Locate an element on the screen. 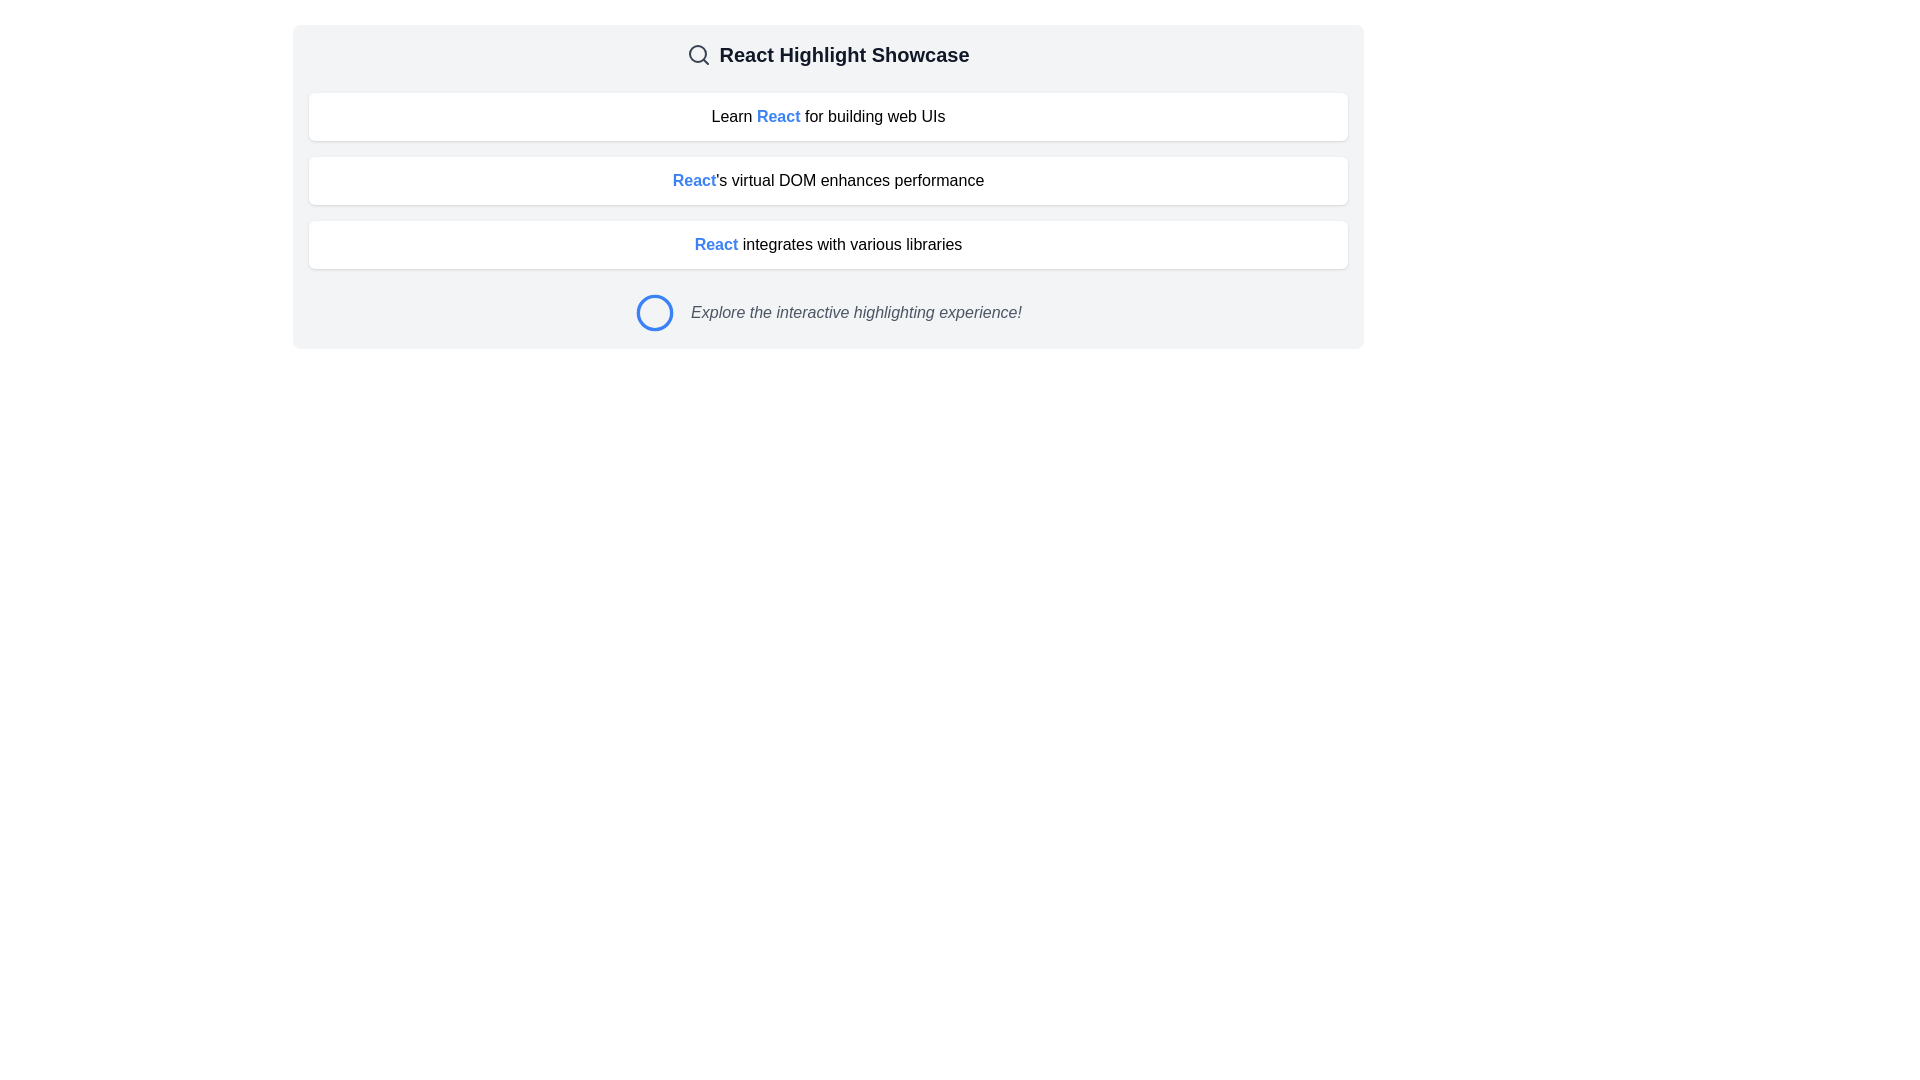 The image size is (1920, 1080). the Text display label that shows "React's virtual DOM enhances performance", distinguished by its blue color and bold font is located at coordinates (828, 180).